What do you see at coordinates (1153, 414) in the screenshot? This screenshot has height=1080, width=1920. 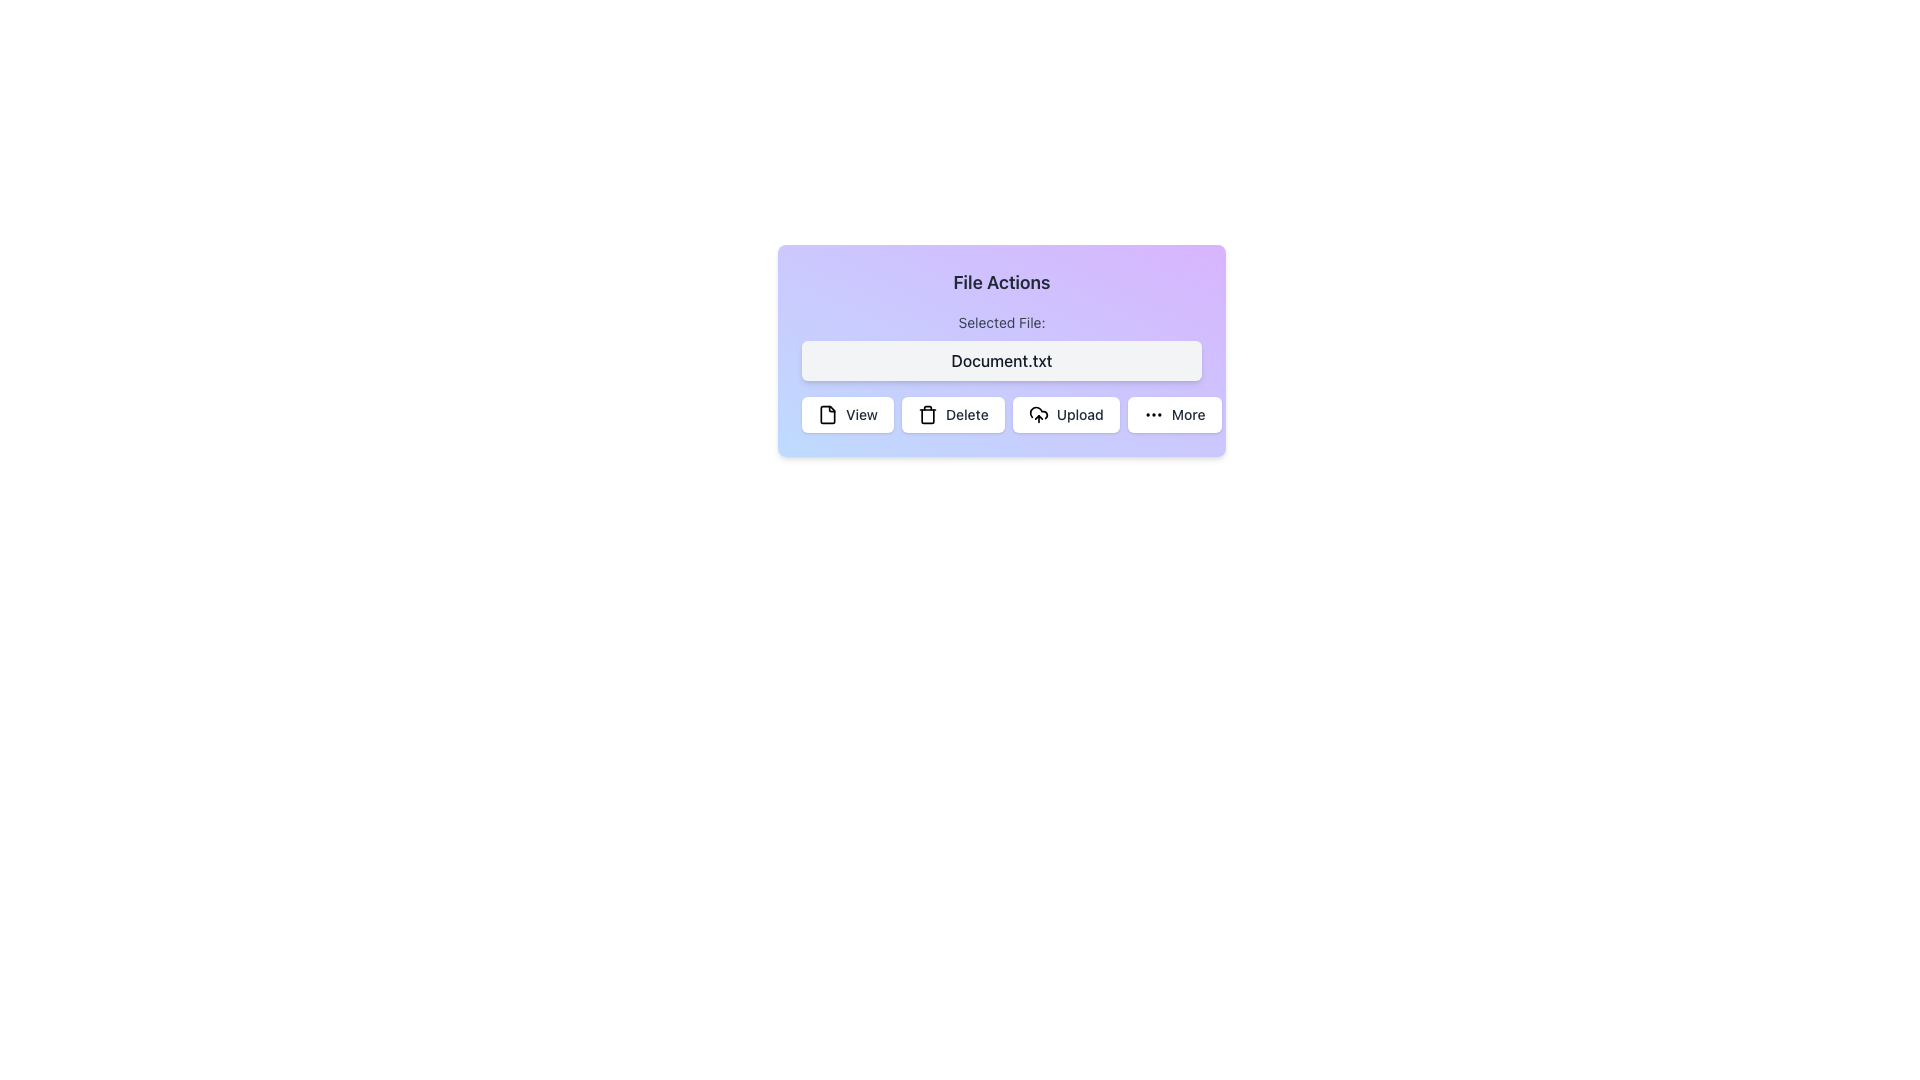 I see `the ellipsis icon located within the 'More' button in the bottom-right corner of the 'File Actions' interface card` at bounding box center [1153, 414].